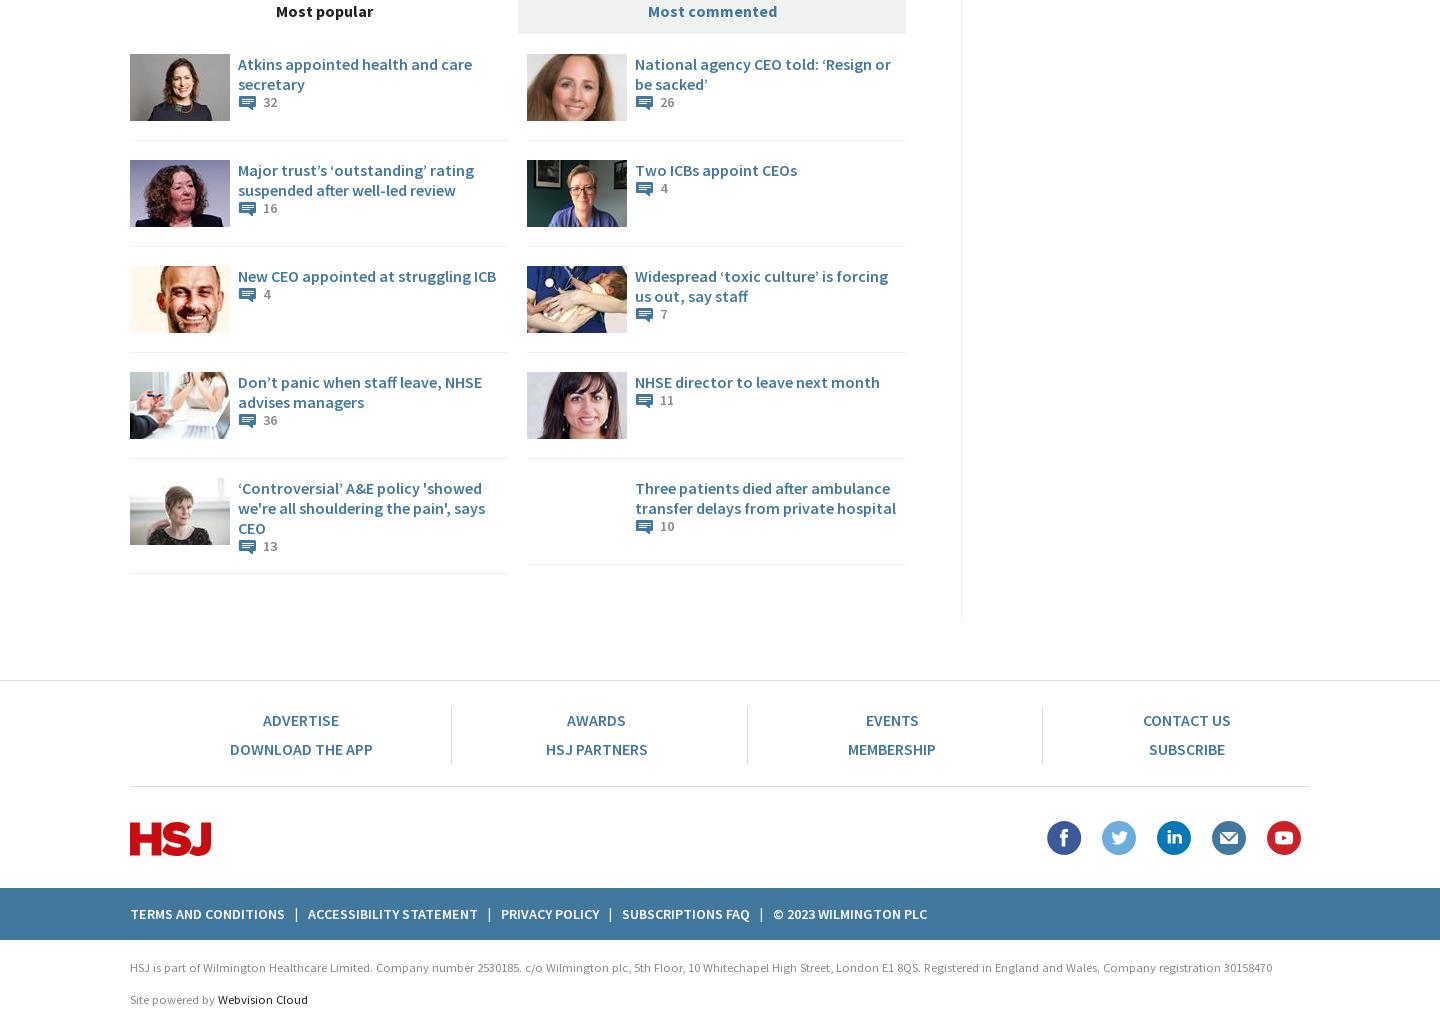 This screenshot has height=1032, width=1440. Describe the element at coordinates (207, 913) in the screenshot. I see `'Terms And Conditions'` at that location.